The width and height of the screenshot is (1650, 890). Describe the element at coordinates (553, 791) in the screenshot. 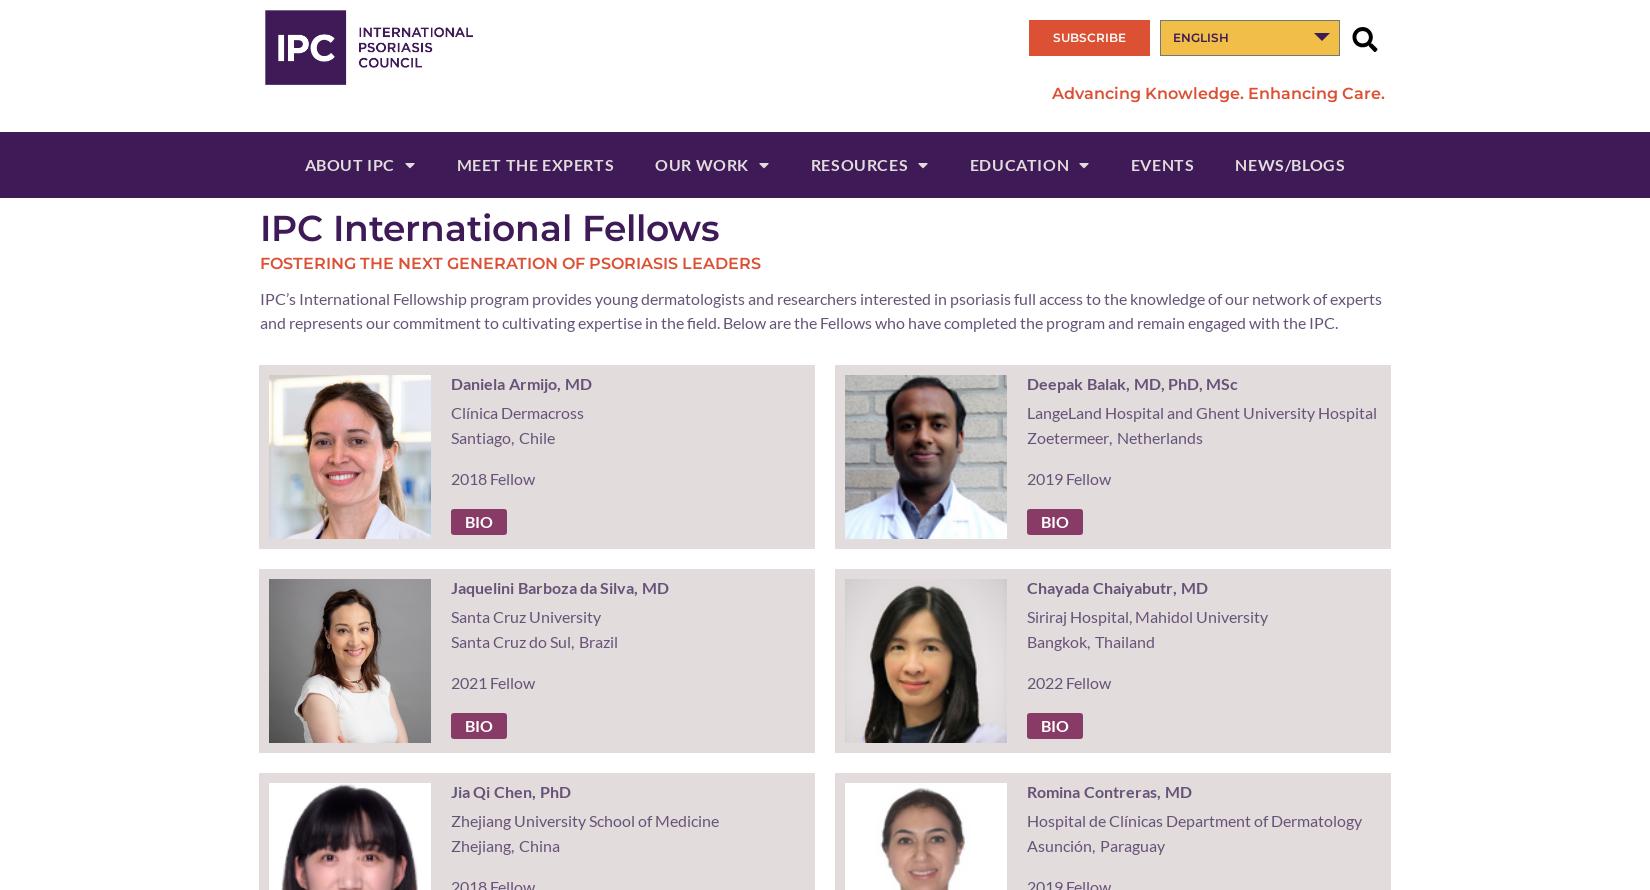

I see `'PhD'` at that location.